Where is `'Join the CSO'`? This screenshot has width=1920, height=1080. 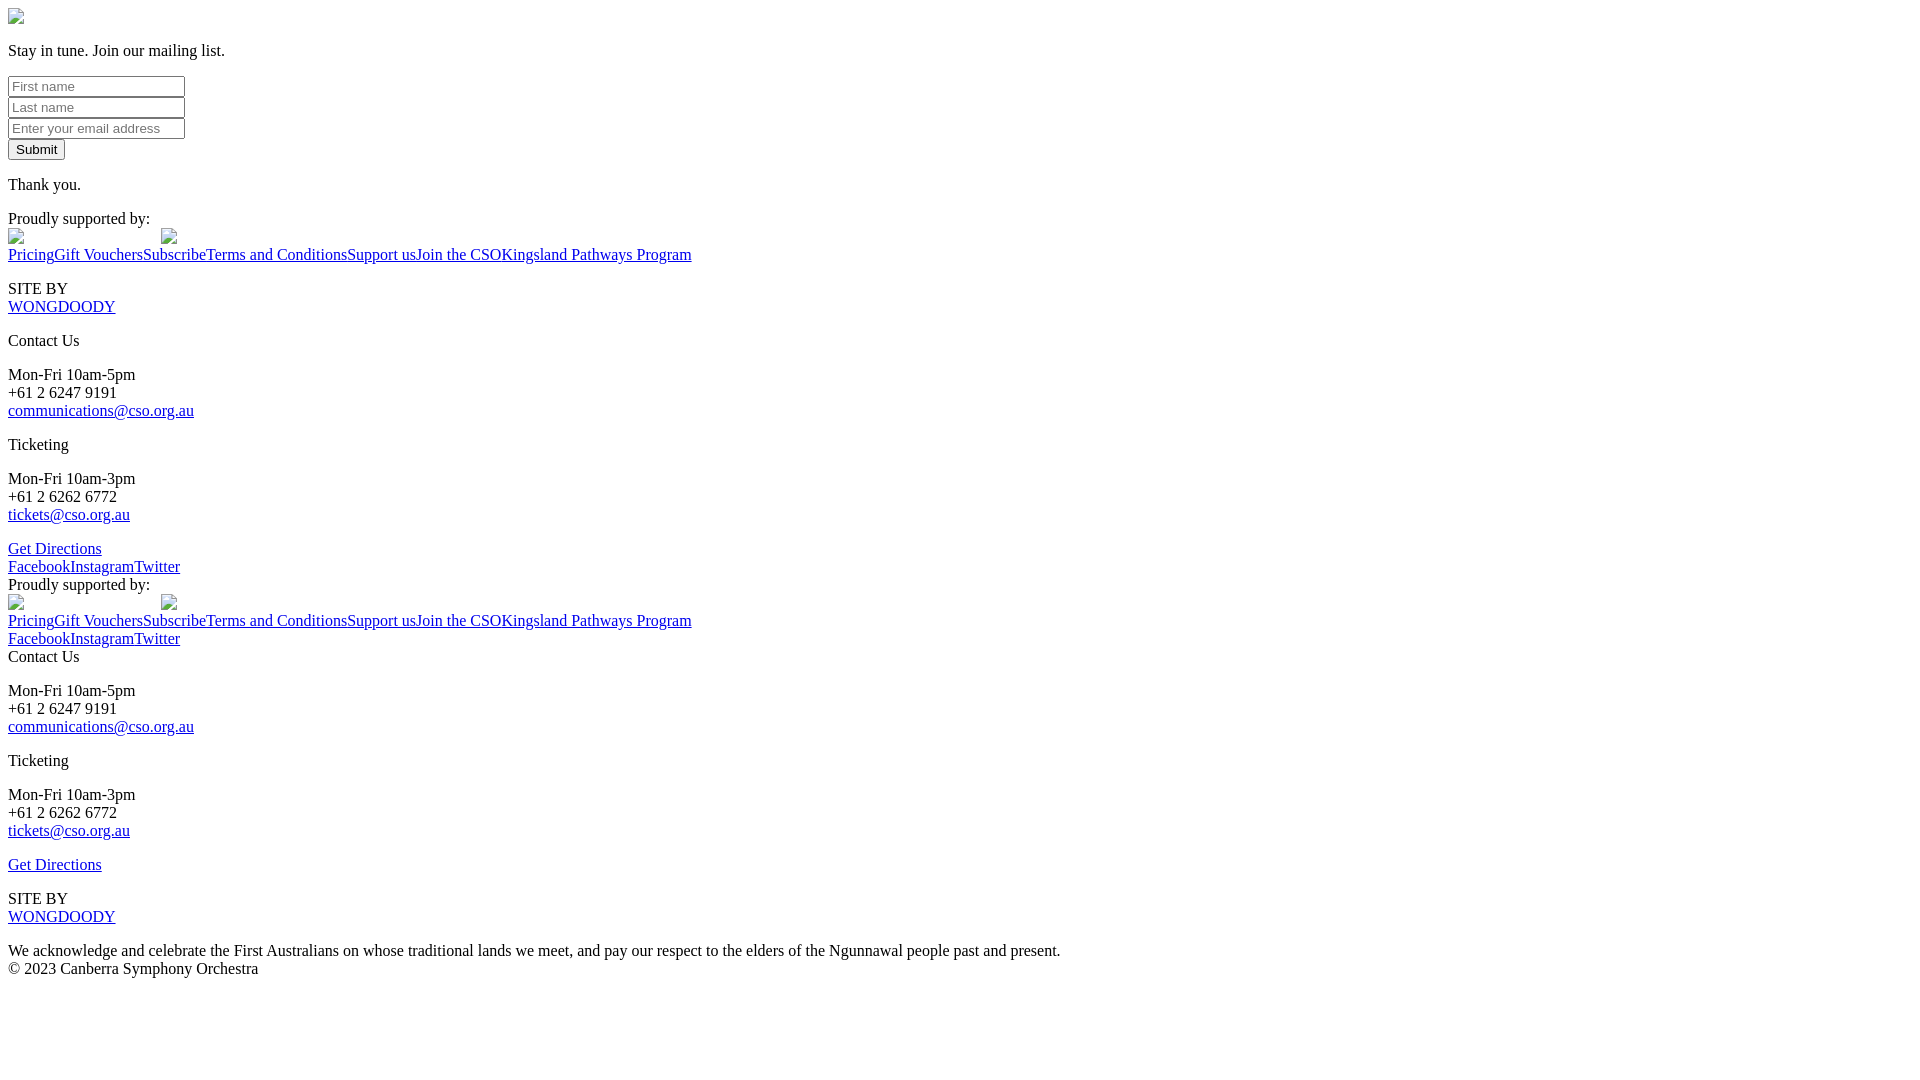
'Join the CSO' is located at coordinates (457, 619).